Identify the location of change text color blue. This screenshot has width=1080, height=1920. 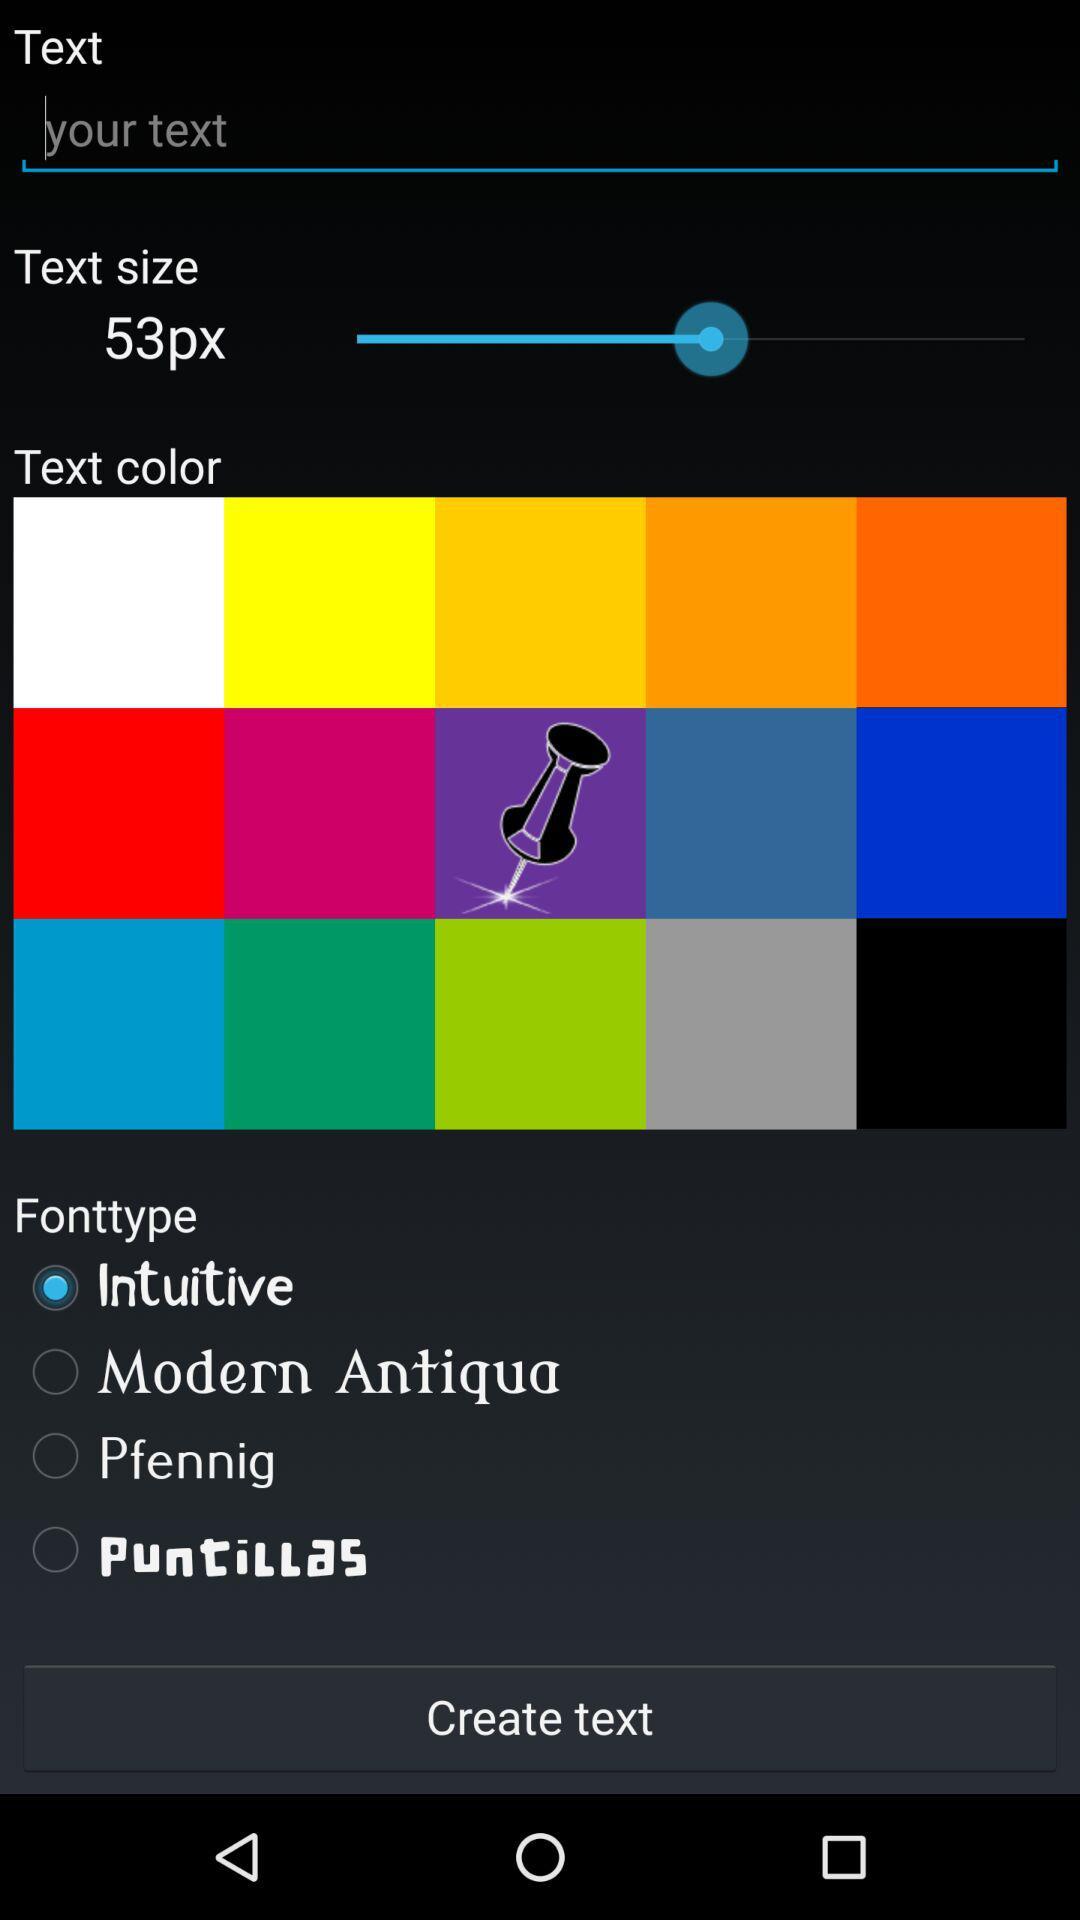
(751, 813).